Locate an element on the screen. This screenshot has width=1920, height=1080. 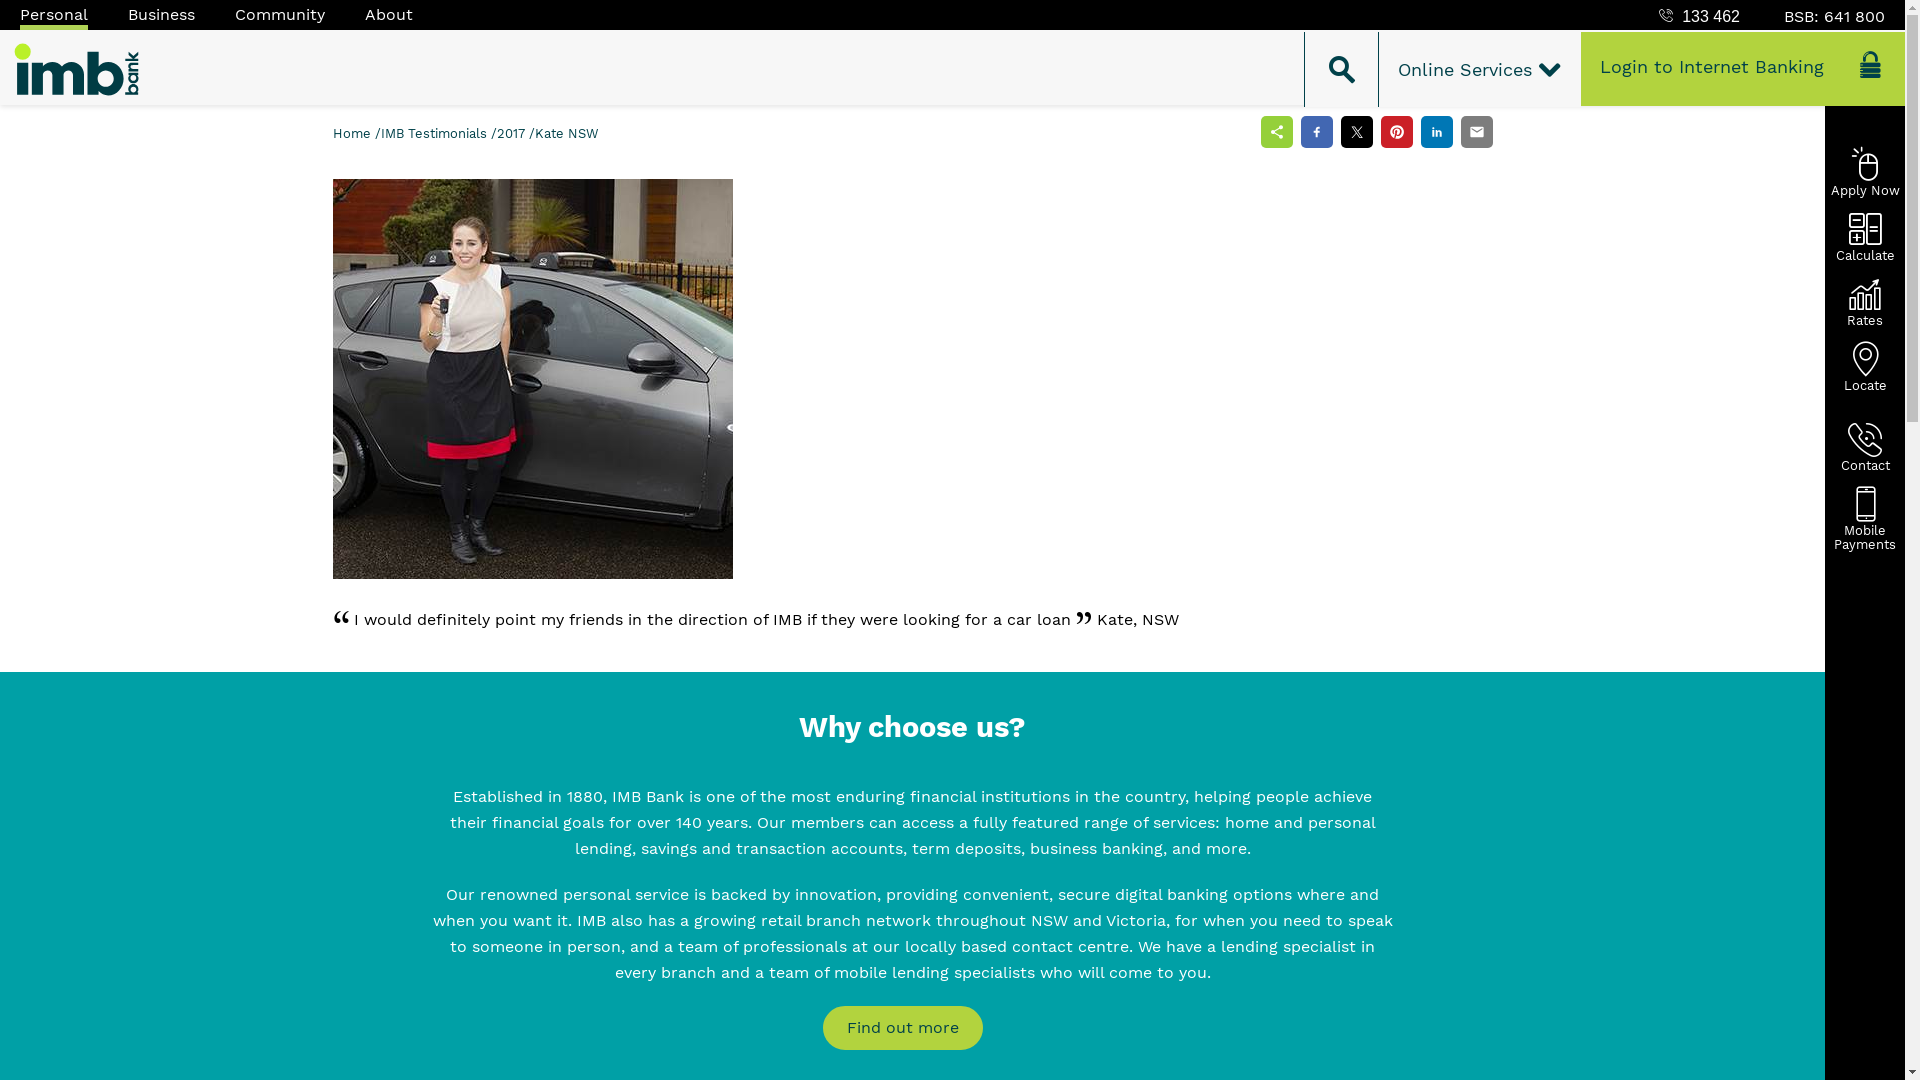
'Rates' is located at coordinates (1864, 301).